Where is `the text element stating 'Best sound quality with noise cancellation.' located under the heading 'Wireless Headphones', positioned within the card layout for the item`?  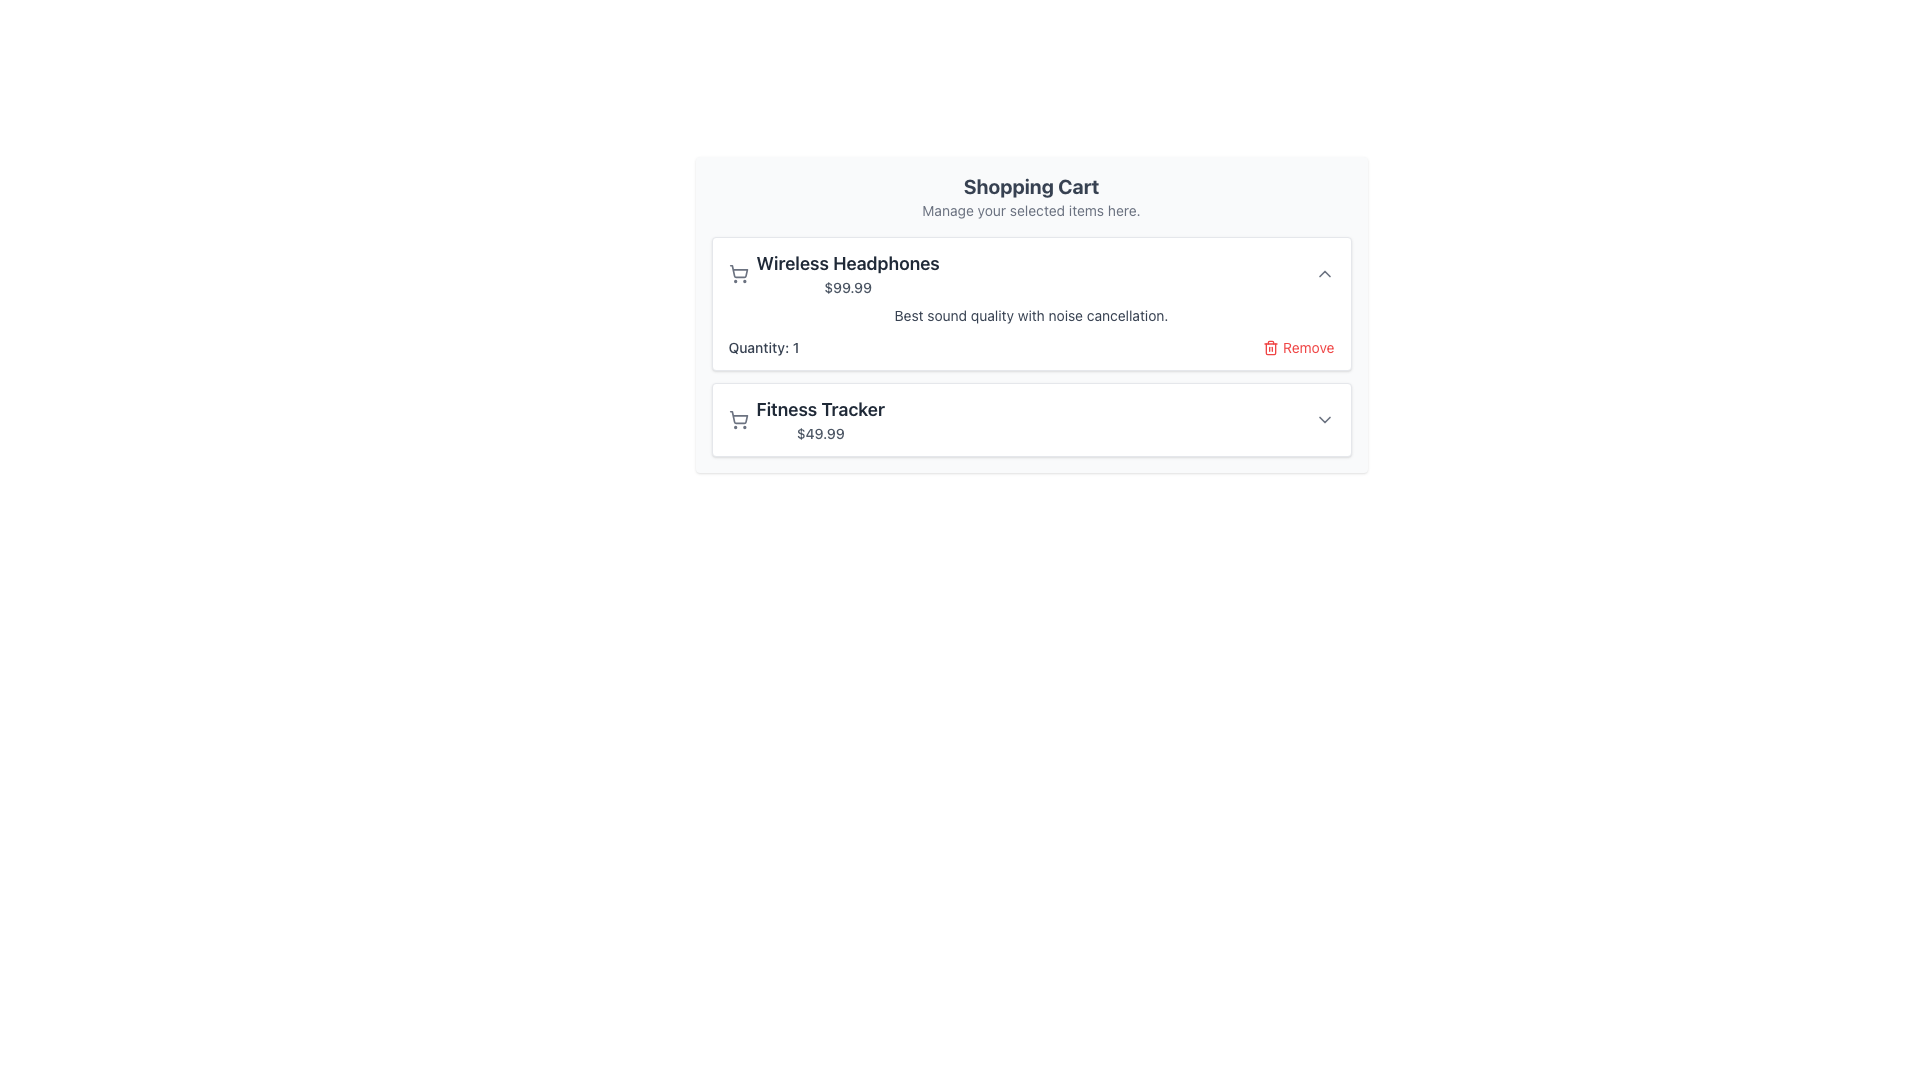 the text element stating 'Best sound quality with noise cancellation.' located under the heading 'Wireless Headphones', positioned within the card layout for the item is located at coordinates (1031, 315).